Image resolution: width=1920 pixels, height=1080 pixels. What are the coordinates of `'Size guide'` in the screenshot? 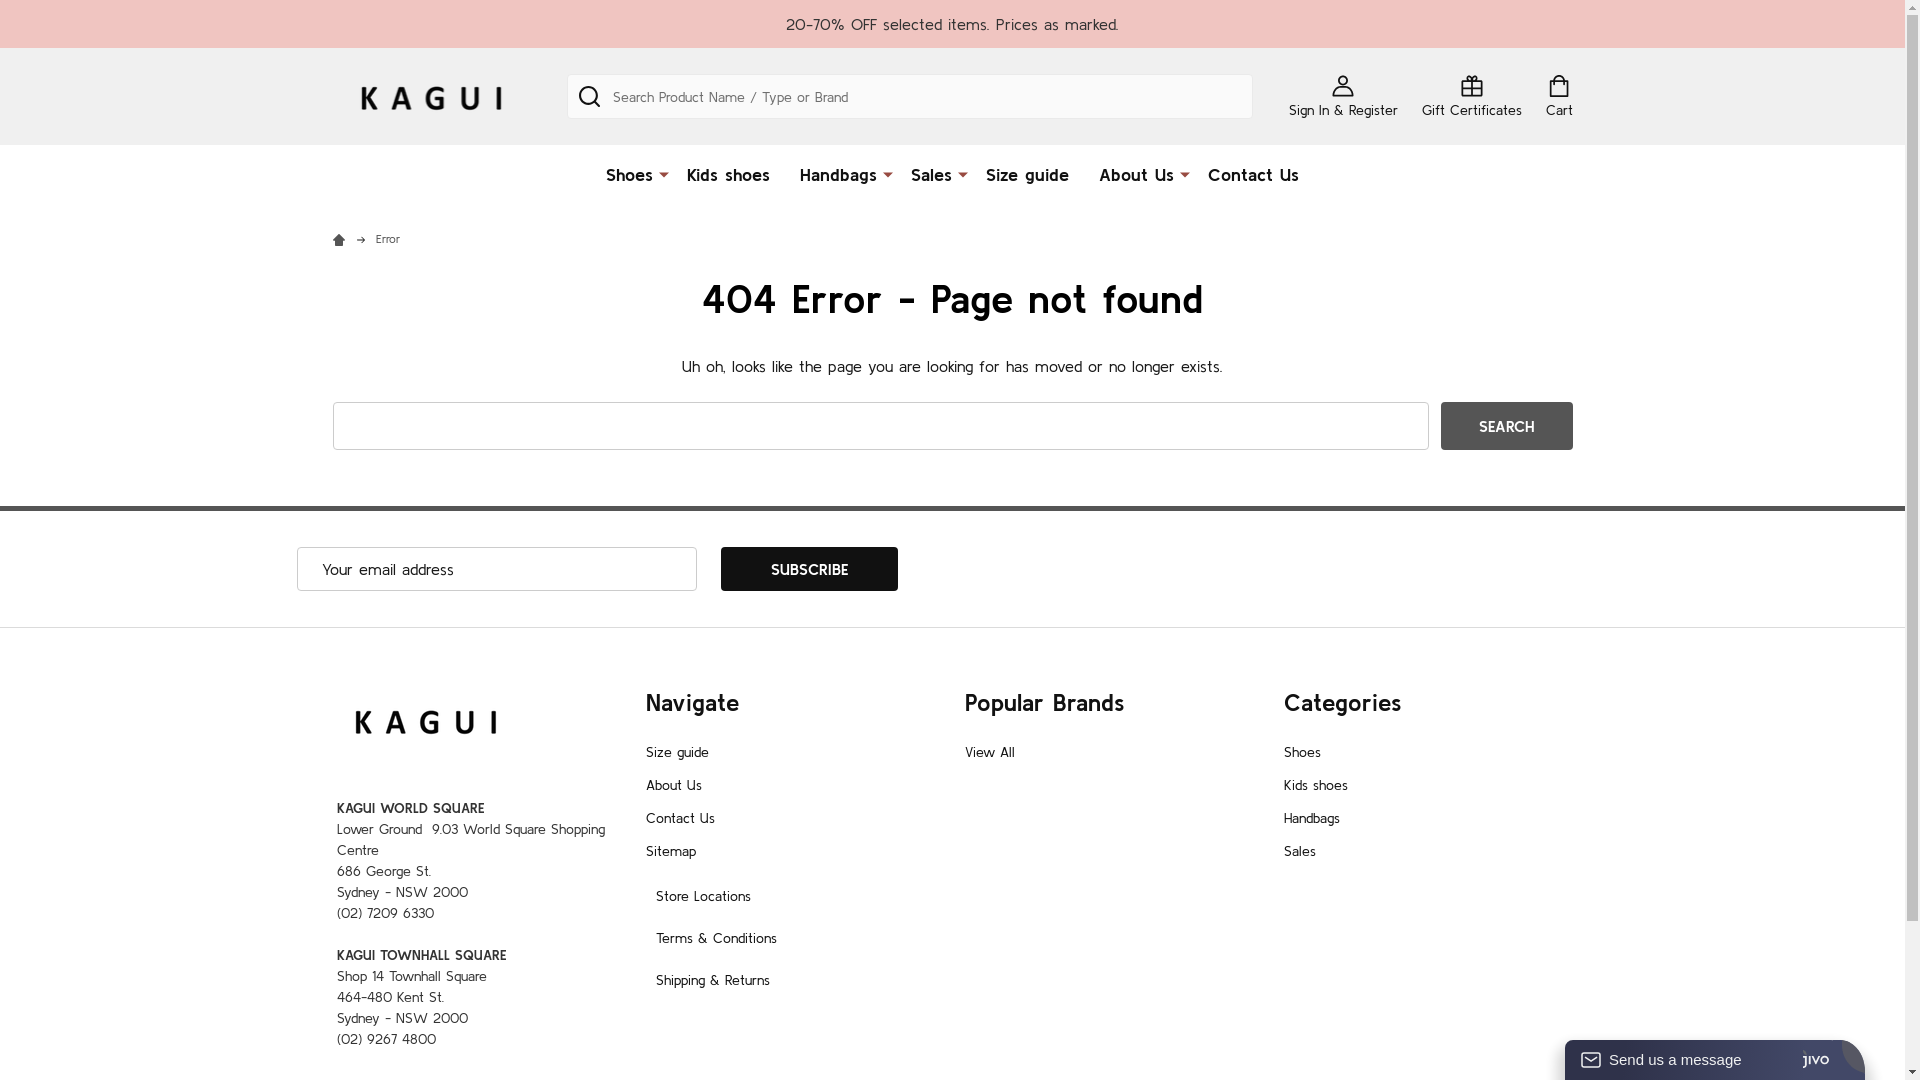 It's located at (677, 752).